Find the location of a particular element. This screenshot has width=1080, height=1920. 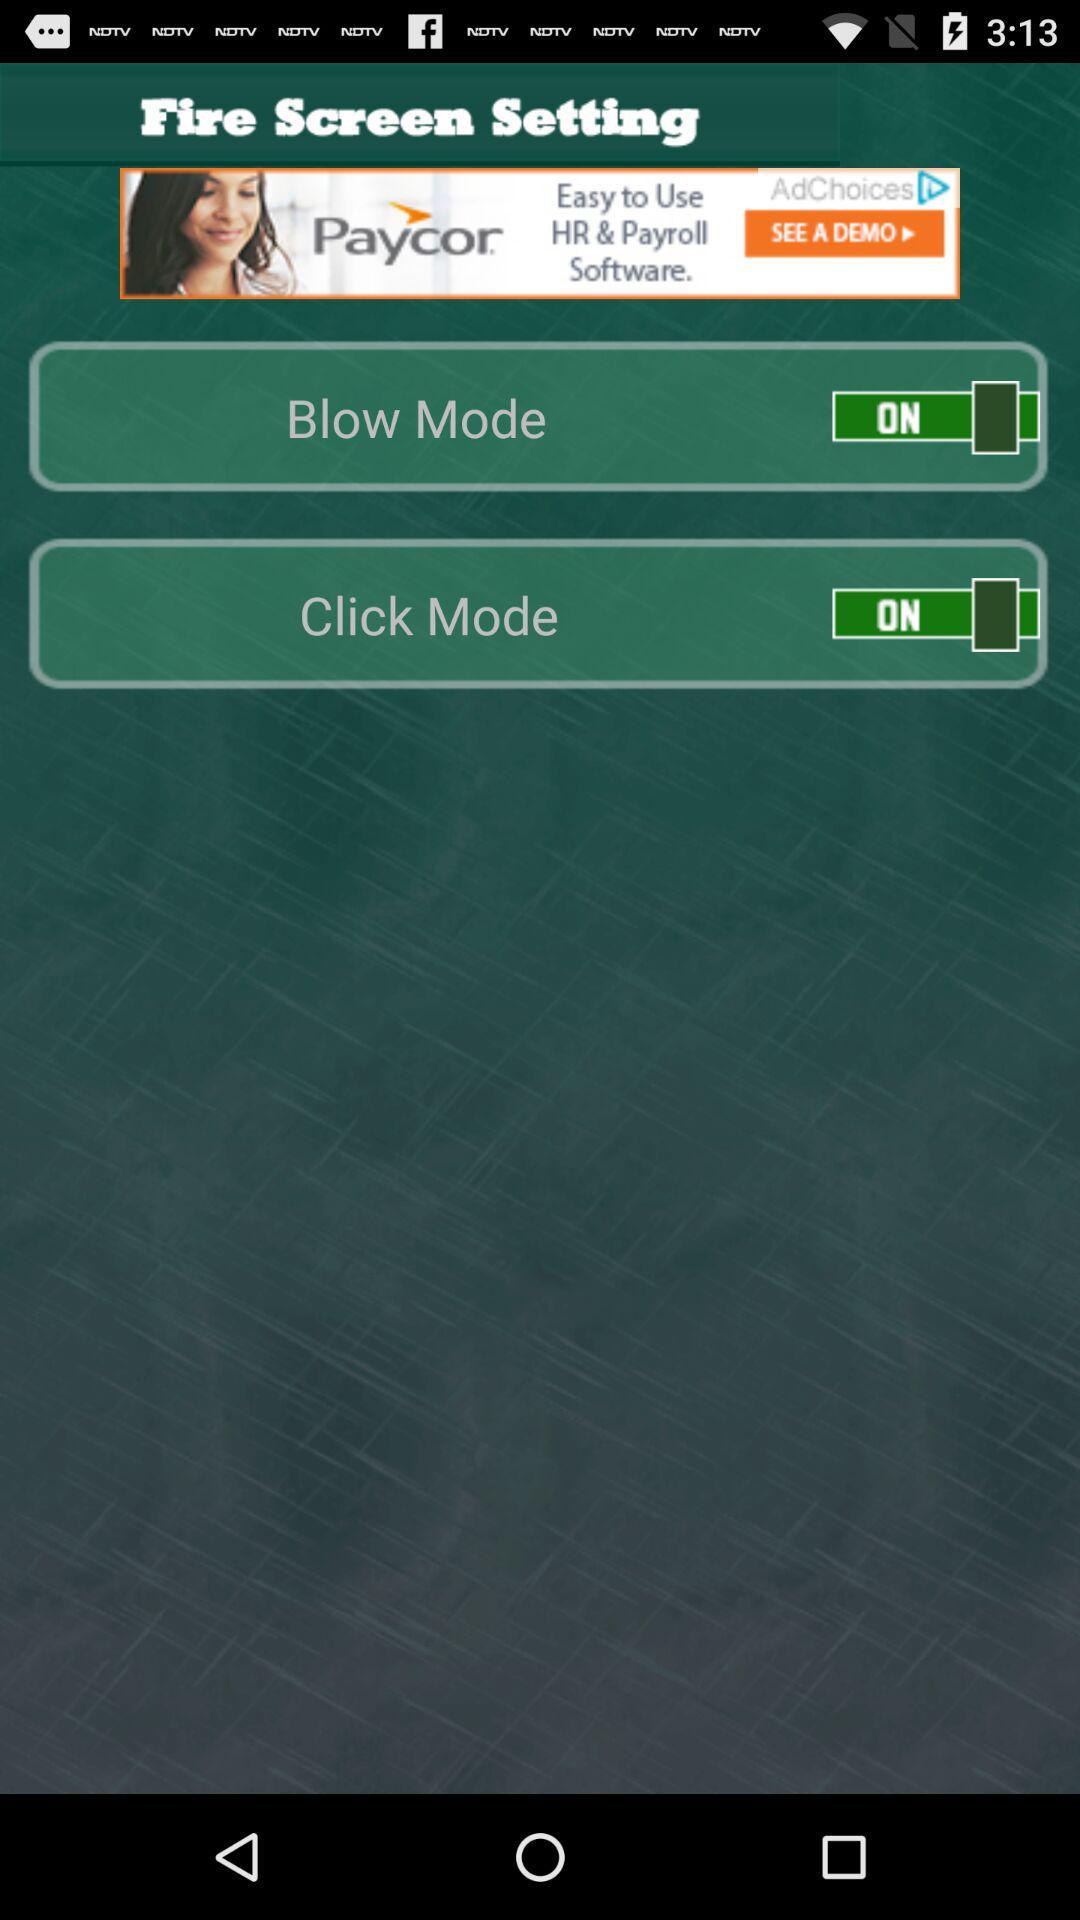

for advertisement is located at coordinates (540, 233).